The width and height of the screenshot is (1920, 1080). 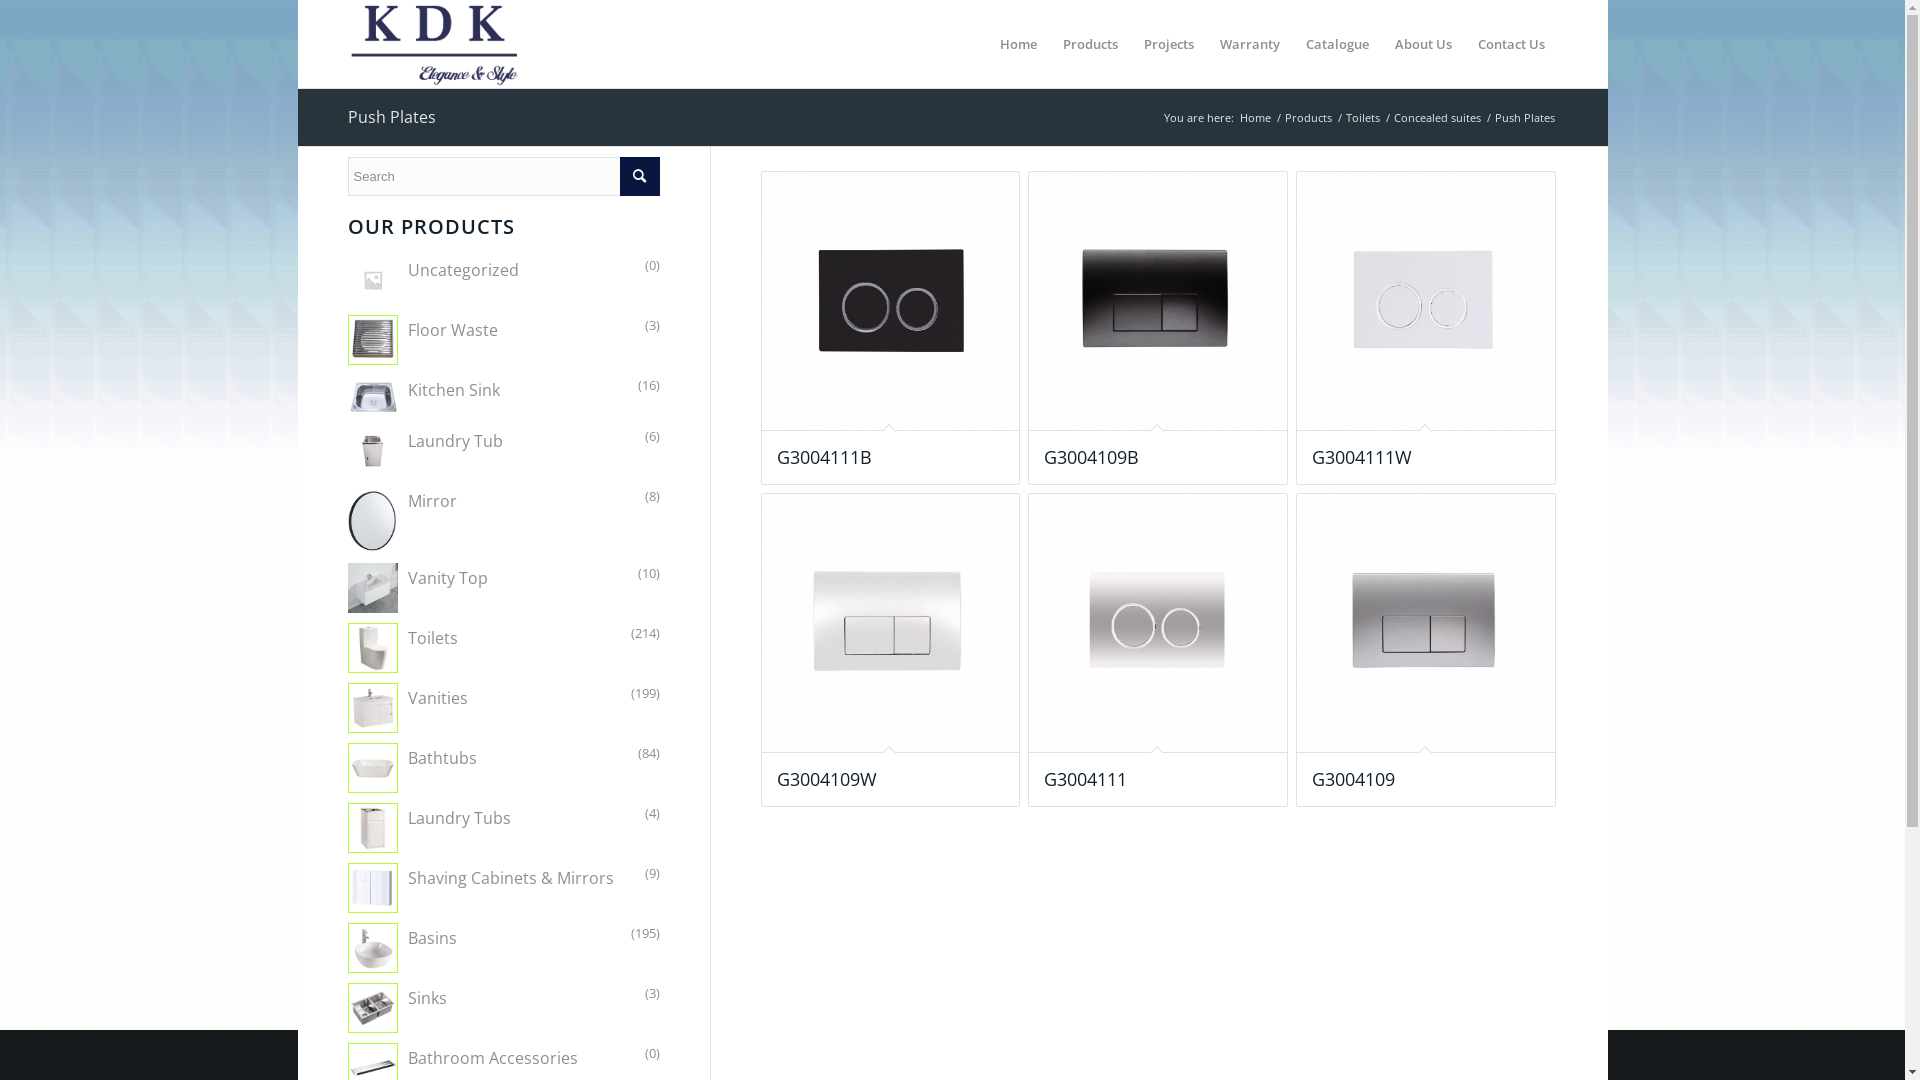 I want to click on 'Shaving Cabinets & Mirrors', so click(x=480, y=886).